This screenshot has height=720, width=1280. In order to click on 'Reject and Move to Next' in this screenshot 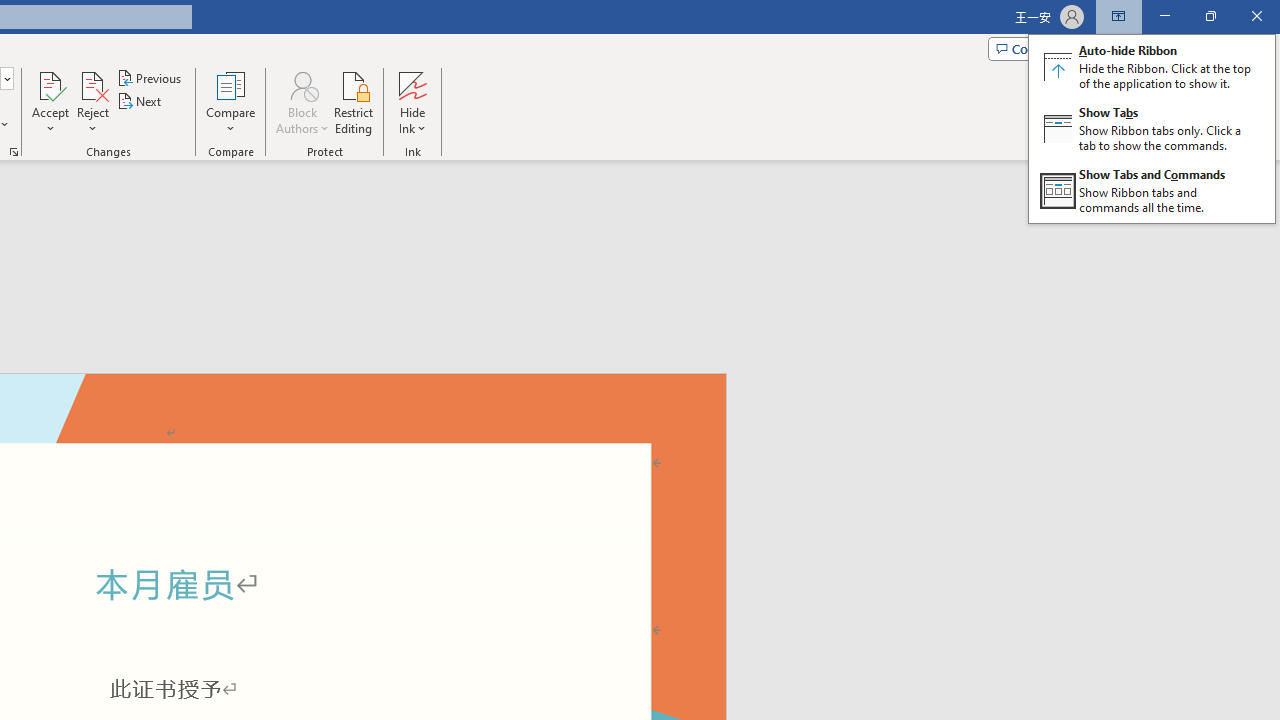, I will do `click(91, 84)`.